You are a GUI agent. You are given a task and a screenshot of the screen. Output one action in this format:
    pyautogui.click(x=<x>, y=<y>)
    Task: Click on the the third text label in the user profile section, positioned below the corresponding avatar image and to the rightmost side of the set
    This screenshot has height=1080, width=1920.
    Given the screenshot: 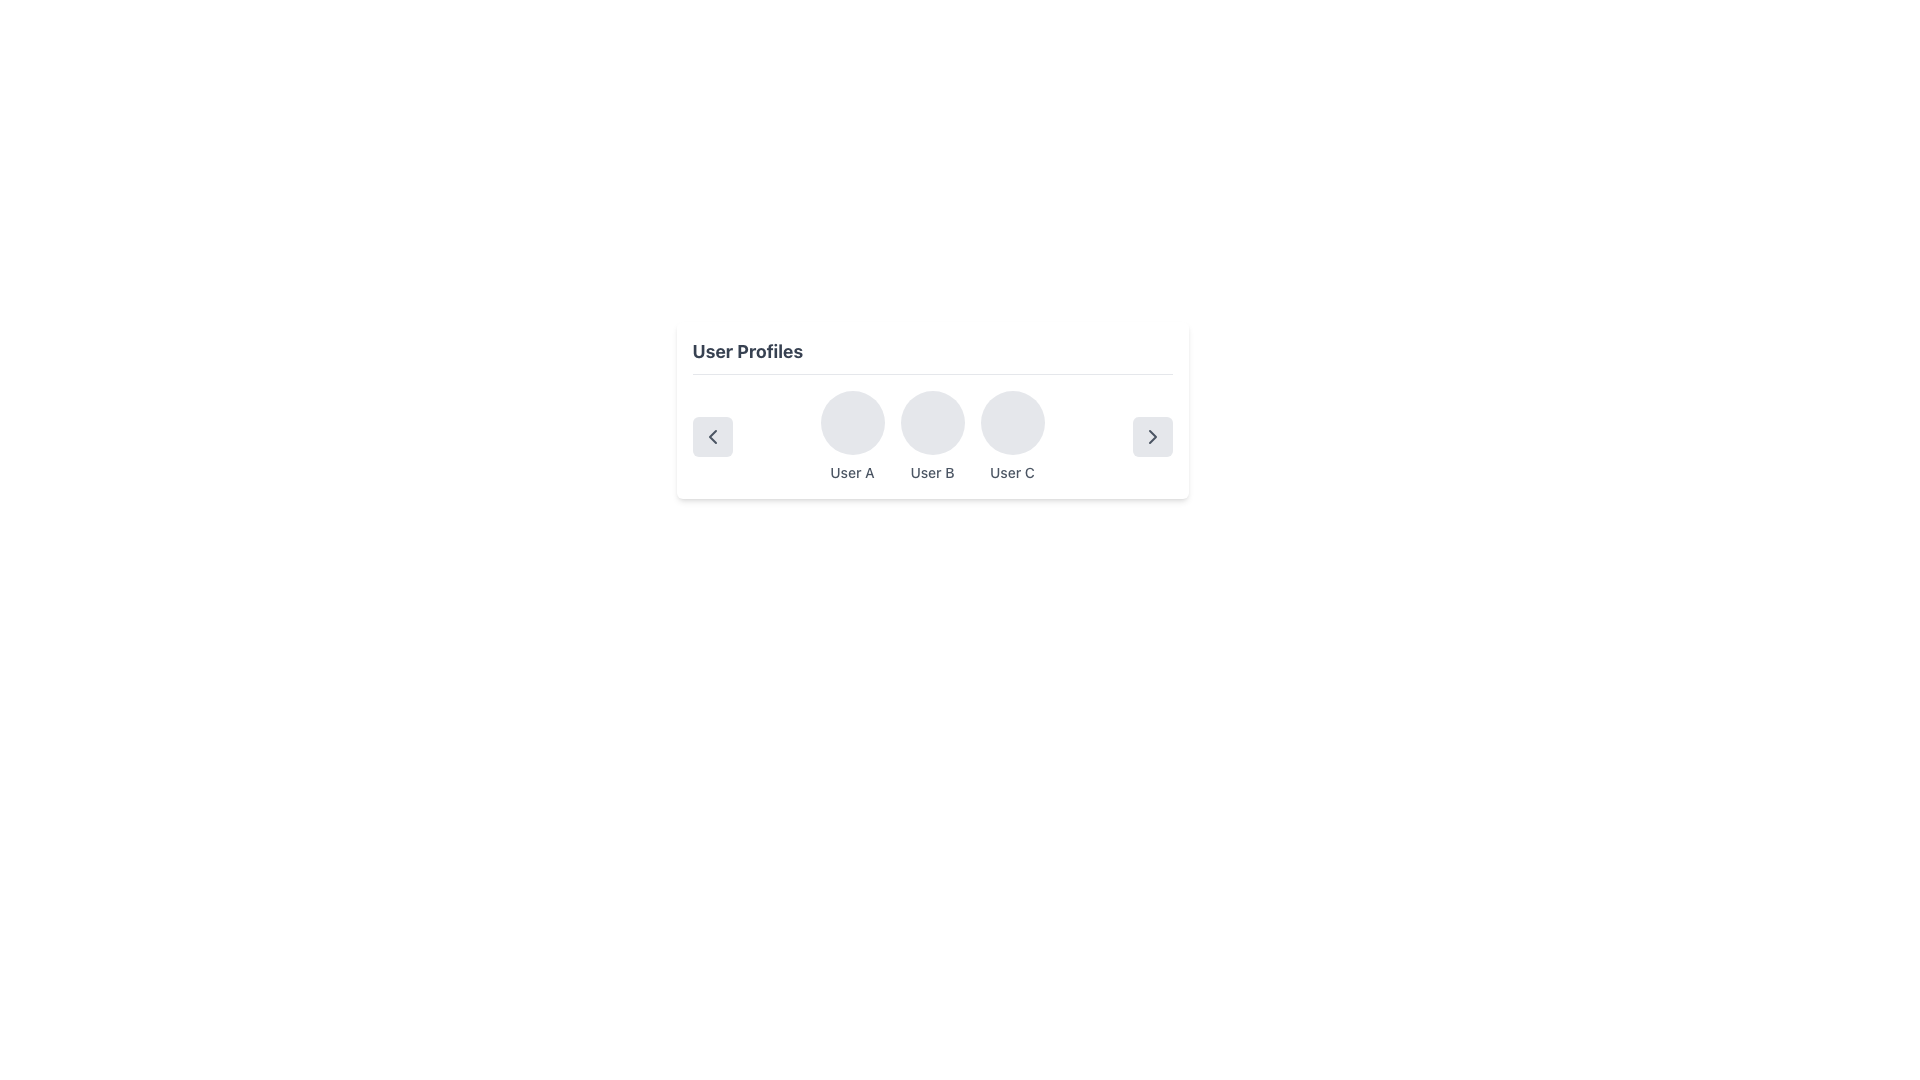 What is the action you would take?
    pyautogui.click(x=1012, y=473)
    